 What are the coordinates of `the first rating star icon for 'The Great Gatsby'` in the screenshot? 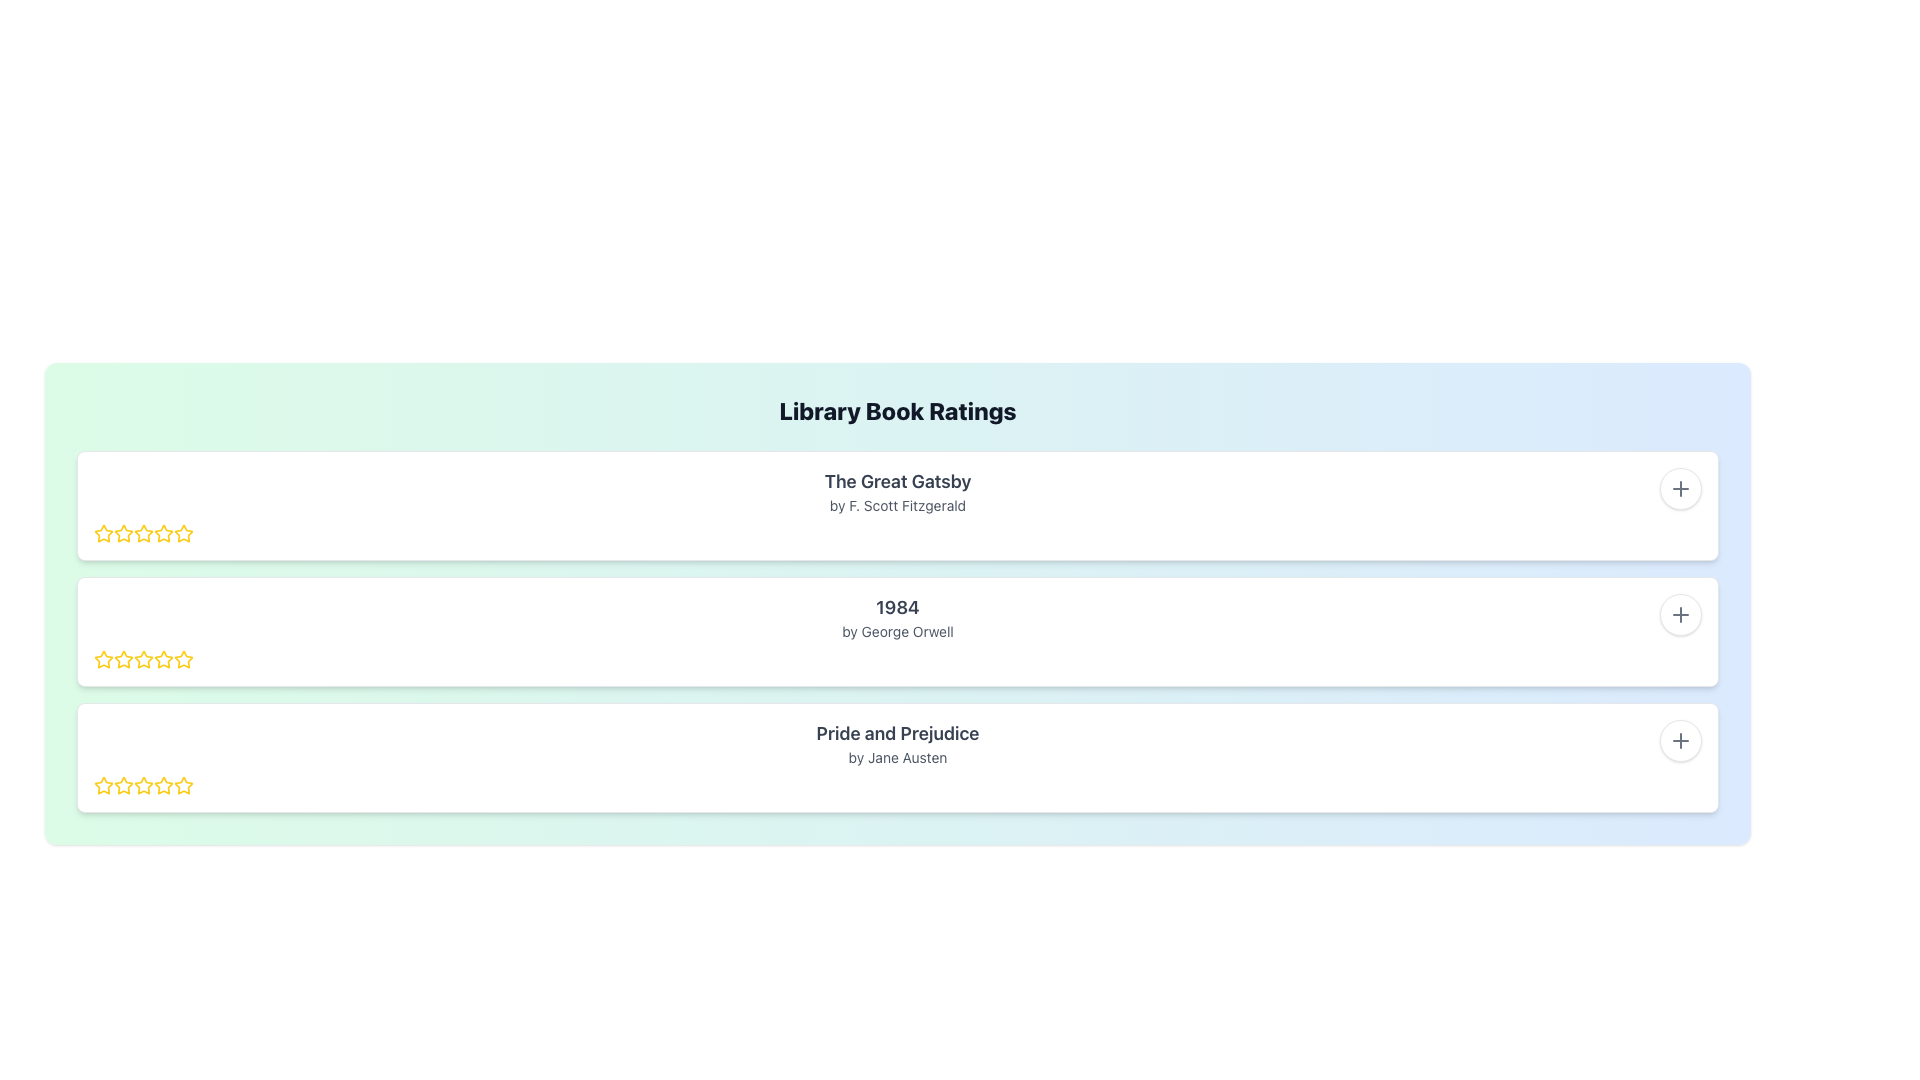 It's located at (103, 532).